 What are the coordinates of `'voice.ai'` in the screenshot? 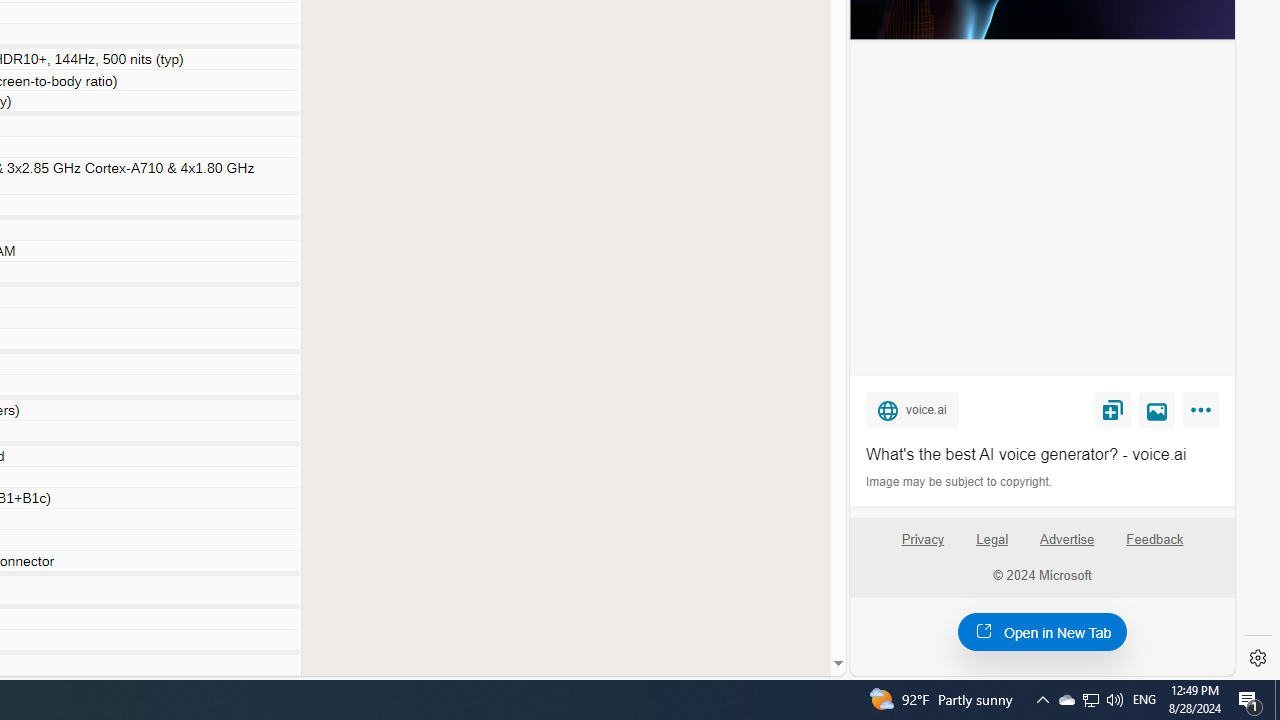 It's located at (911, 408).